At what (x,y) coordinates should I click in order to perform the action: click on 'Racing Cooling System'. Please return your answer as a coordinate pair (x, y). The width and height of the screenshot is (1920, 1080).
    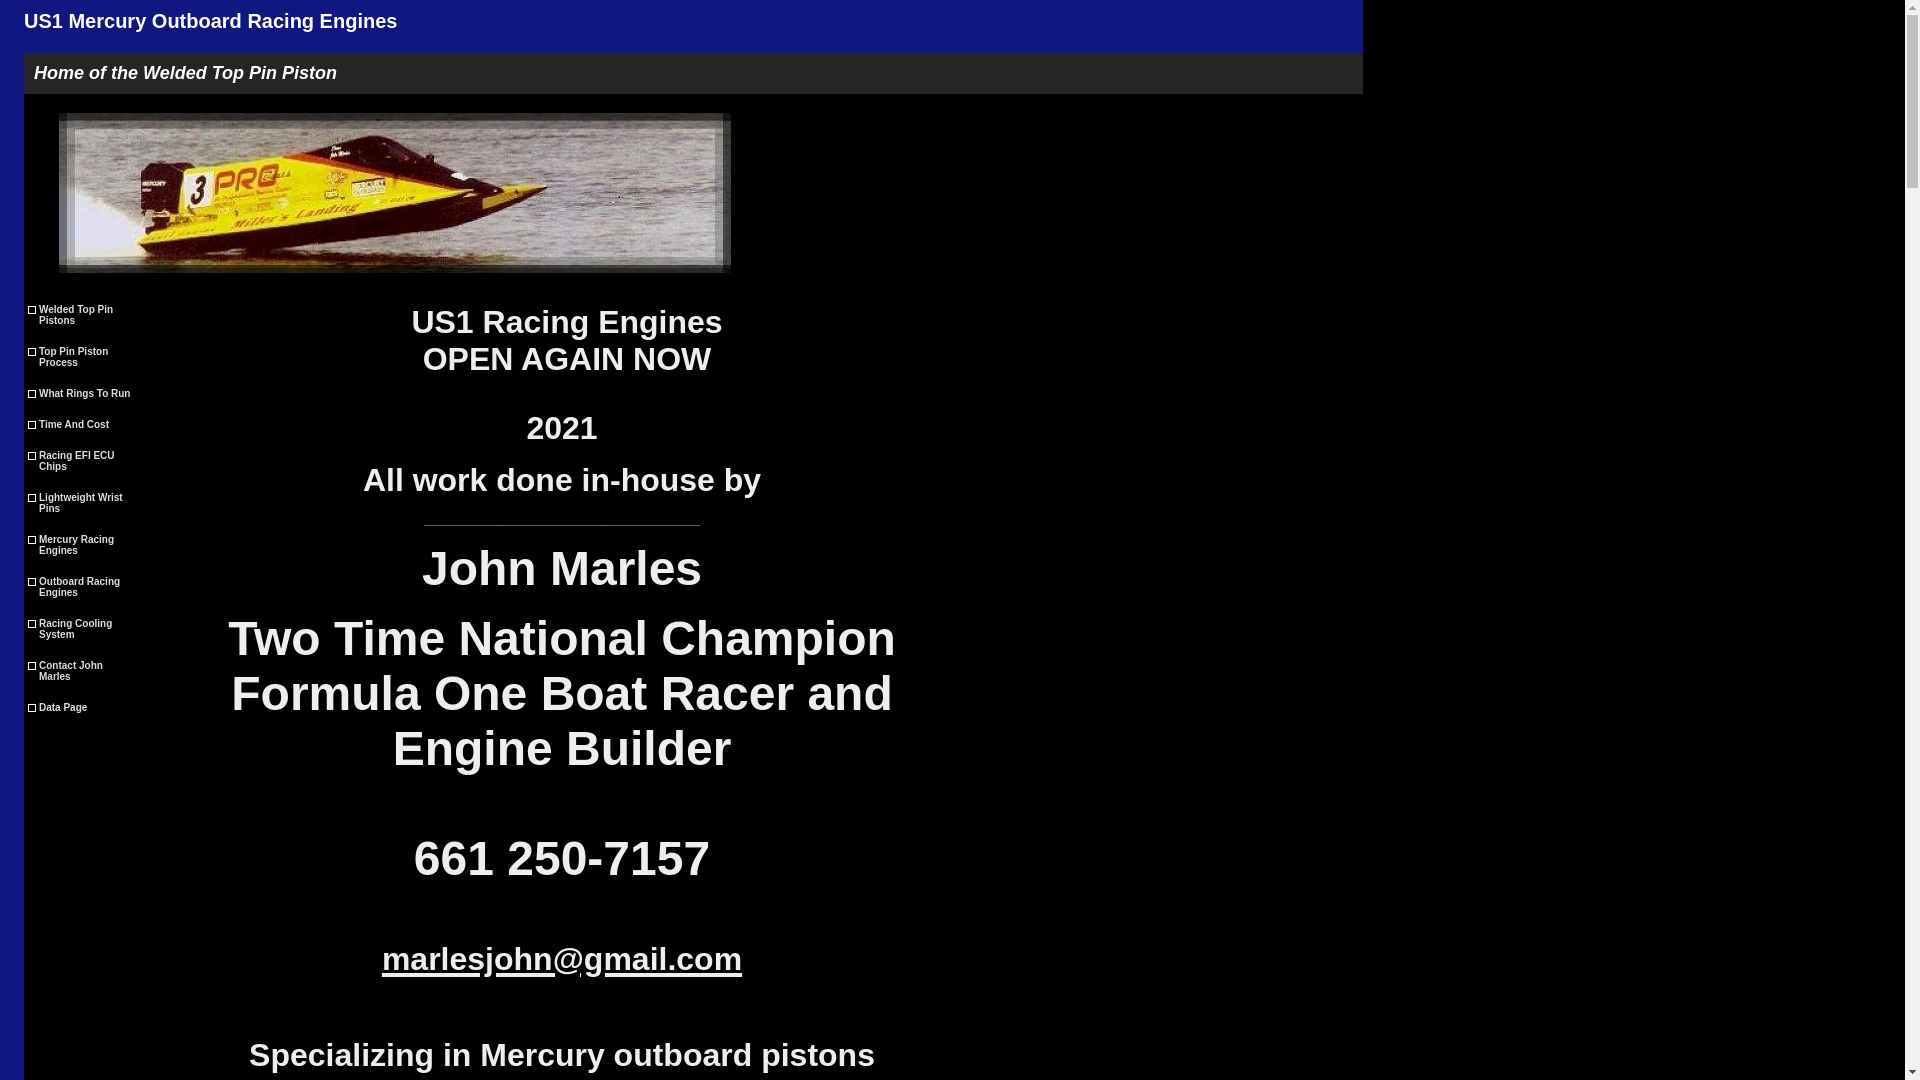
    Looking at the image, I should click on (82, 627).